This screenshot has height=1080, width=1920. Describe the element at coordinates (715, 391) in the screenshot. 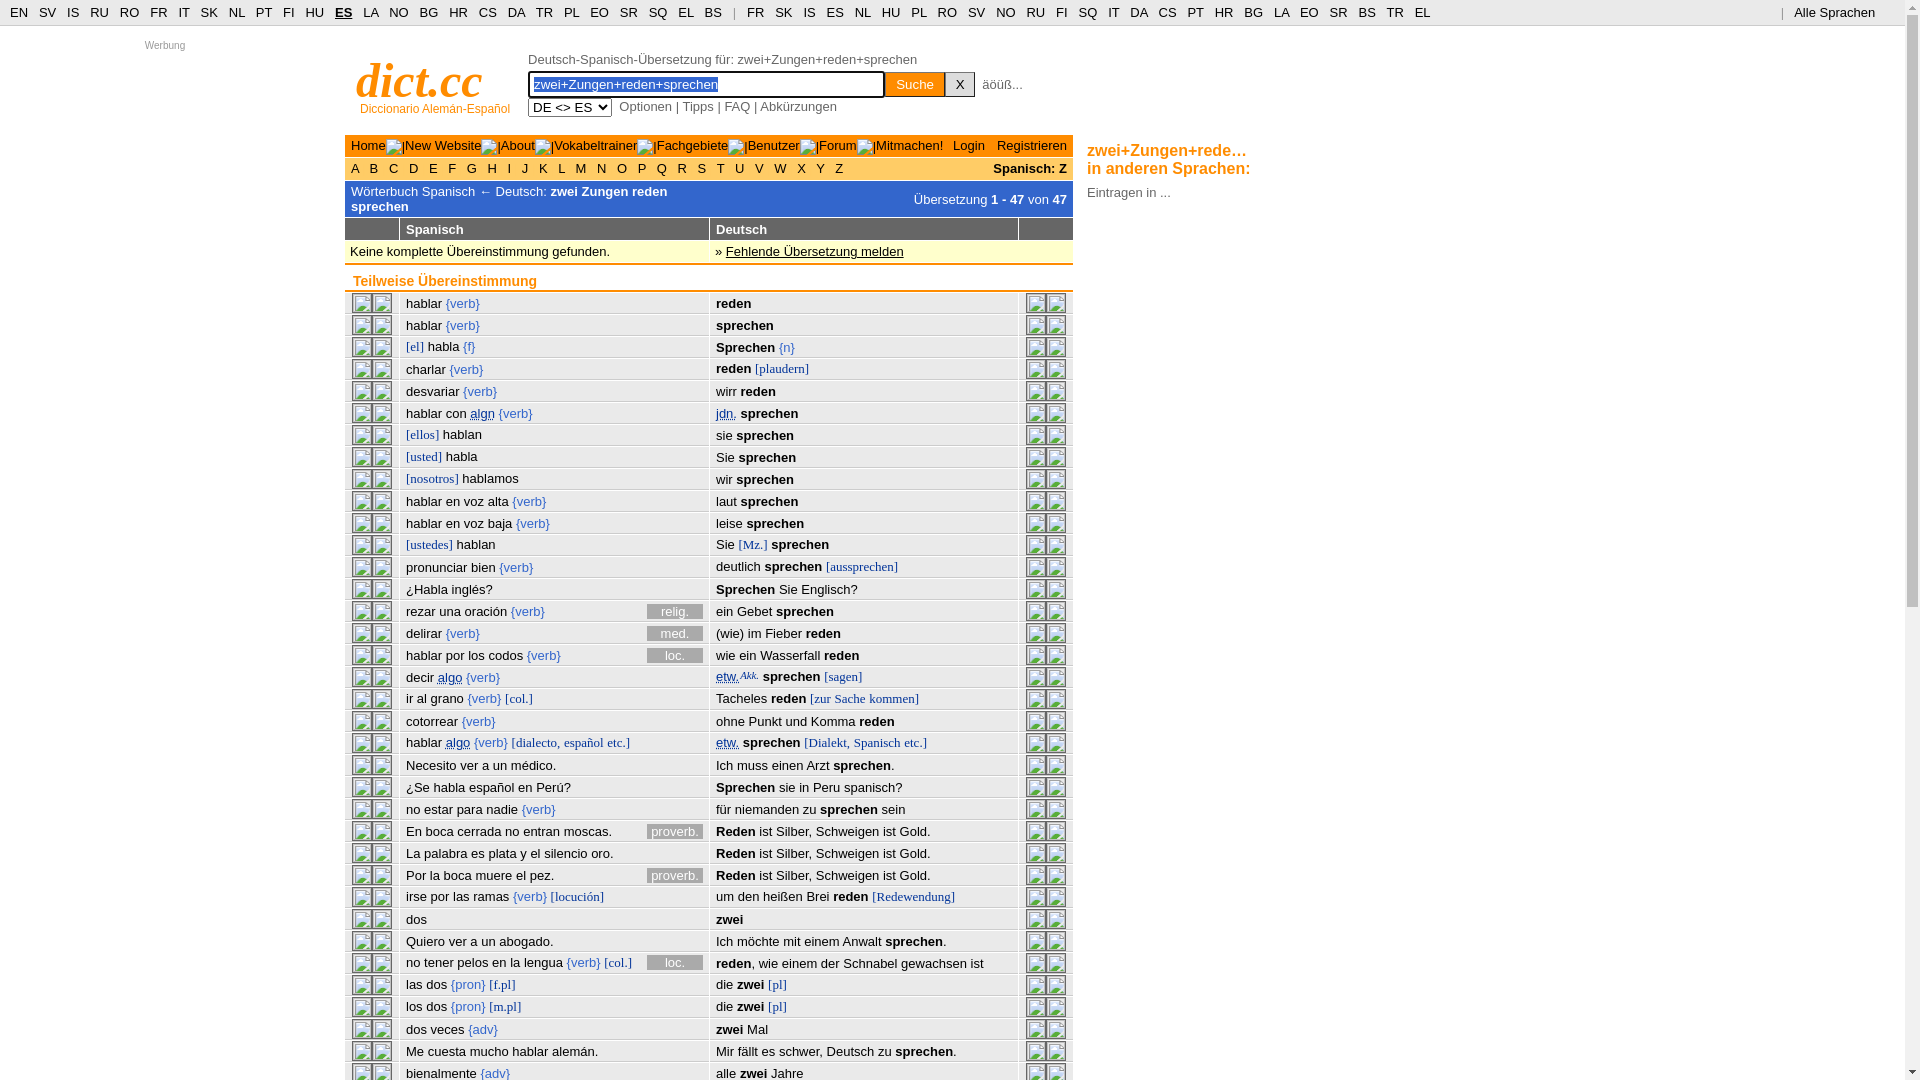

I see `'wirr'` at that location.